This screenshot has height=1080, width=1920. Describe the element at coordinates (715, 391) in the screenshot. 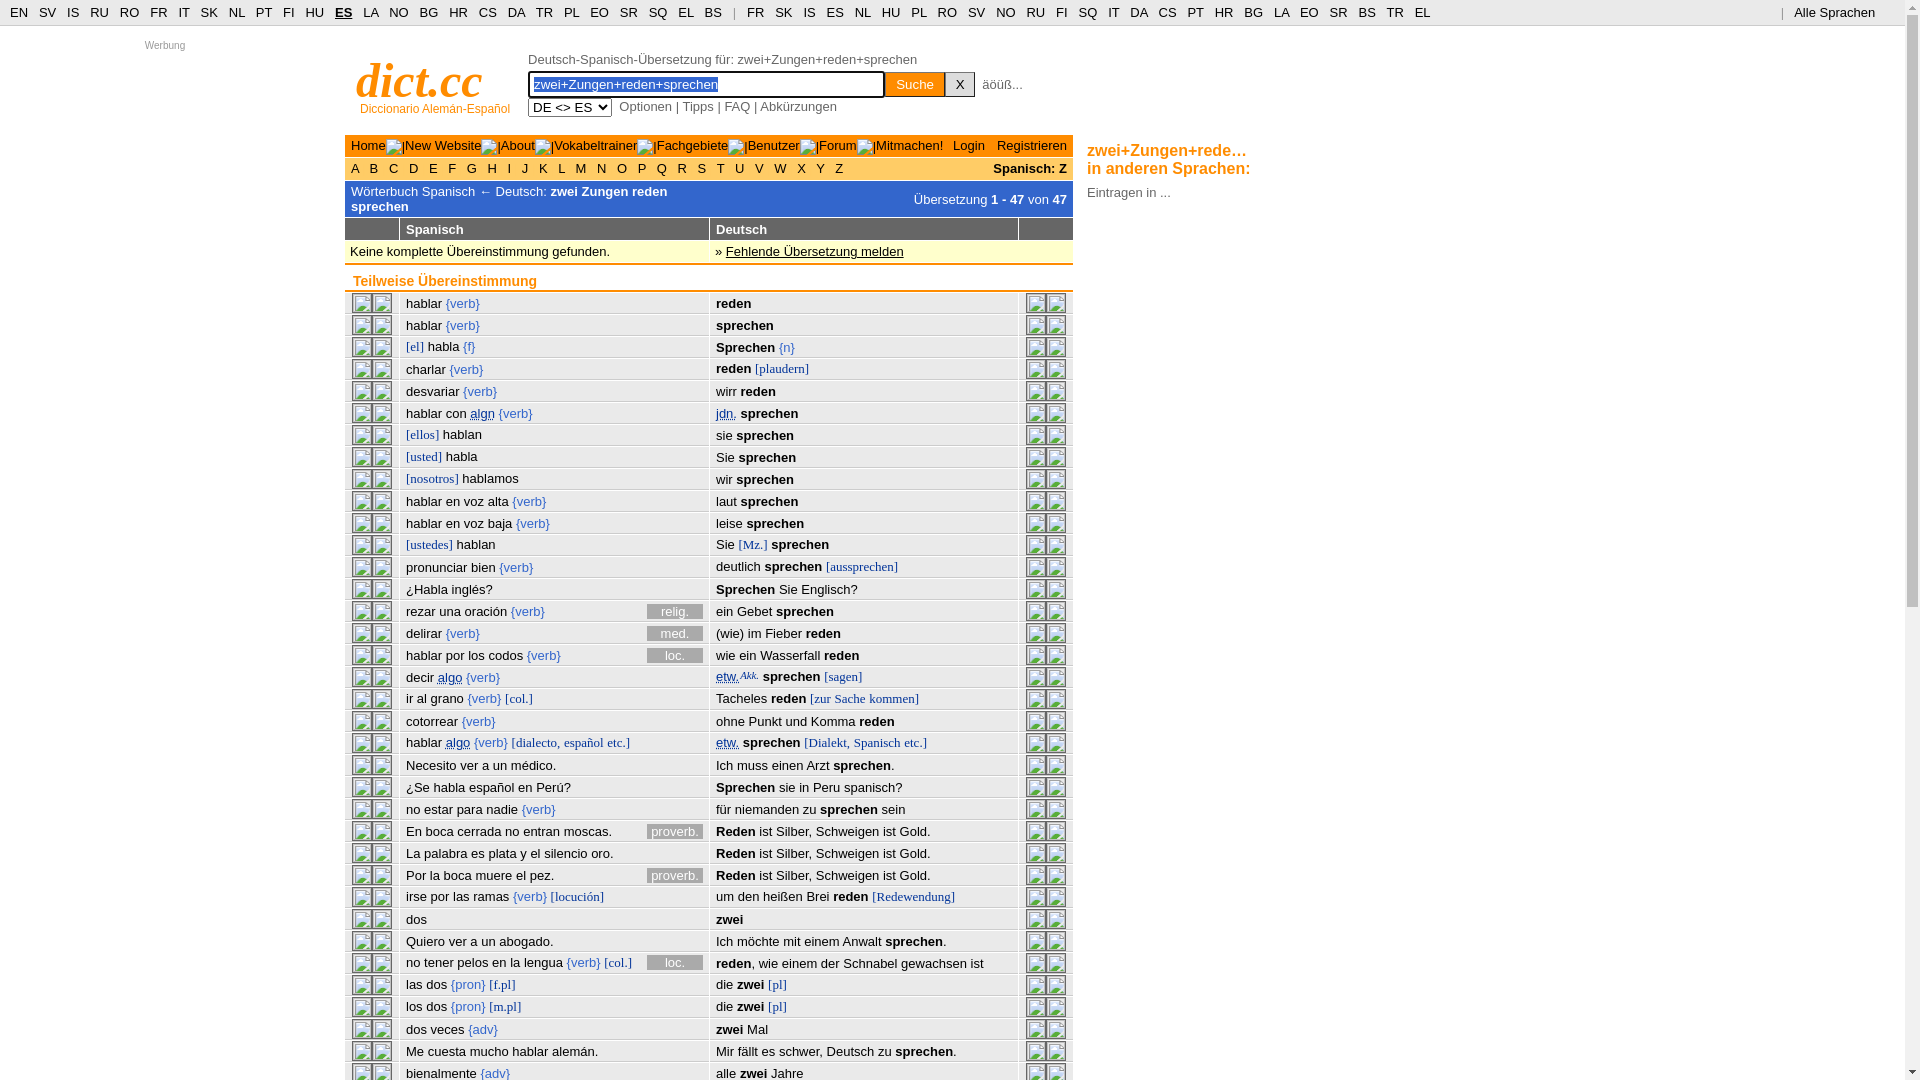

I see `'wirr'` at that location.